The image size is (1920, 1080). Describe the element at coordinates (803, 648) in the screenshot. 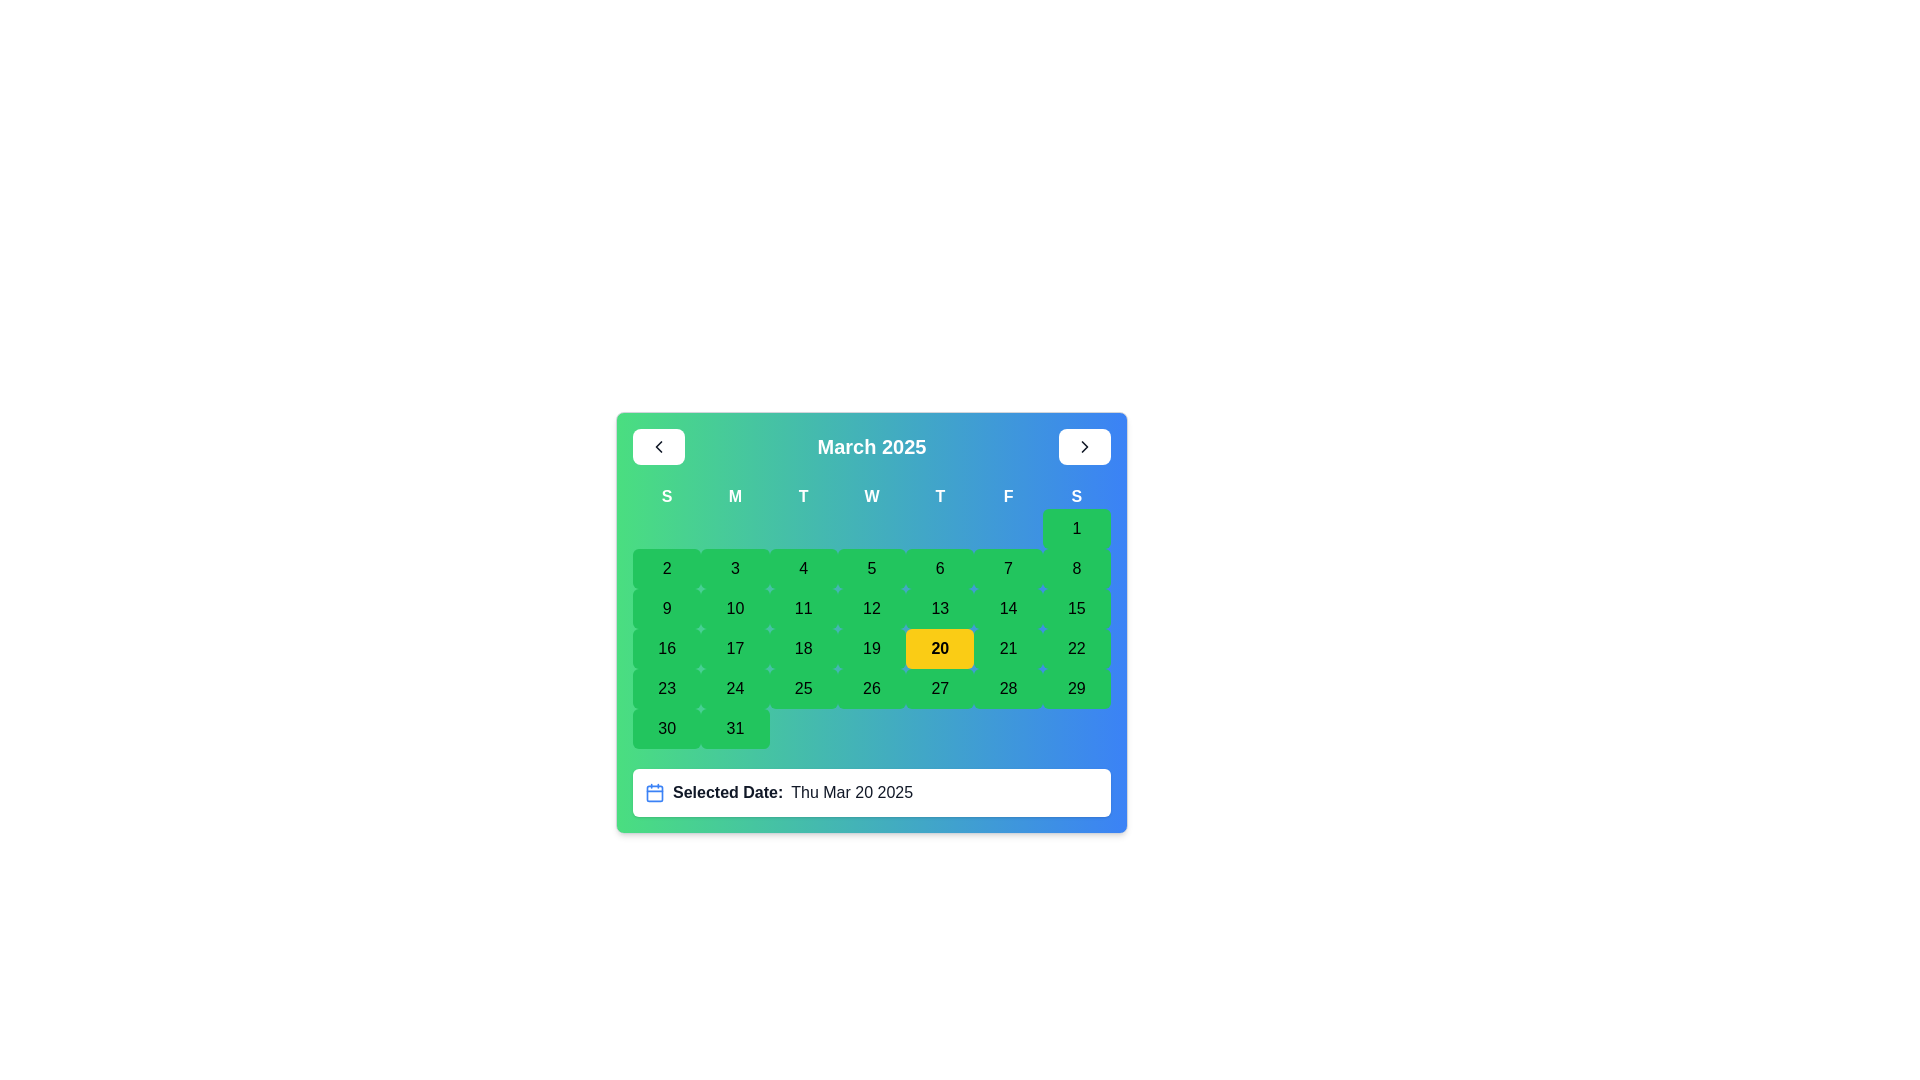

I see `the interactive button styled as a date grid item displaying the number '18'` at that location.